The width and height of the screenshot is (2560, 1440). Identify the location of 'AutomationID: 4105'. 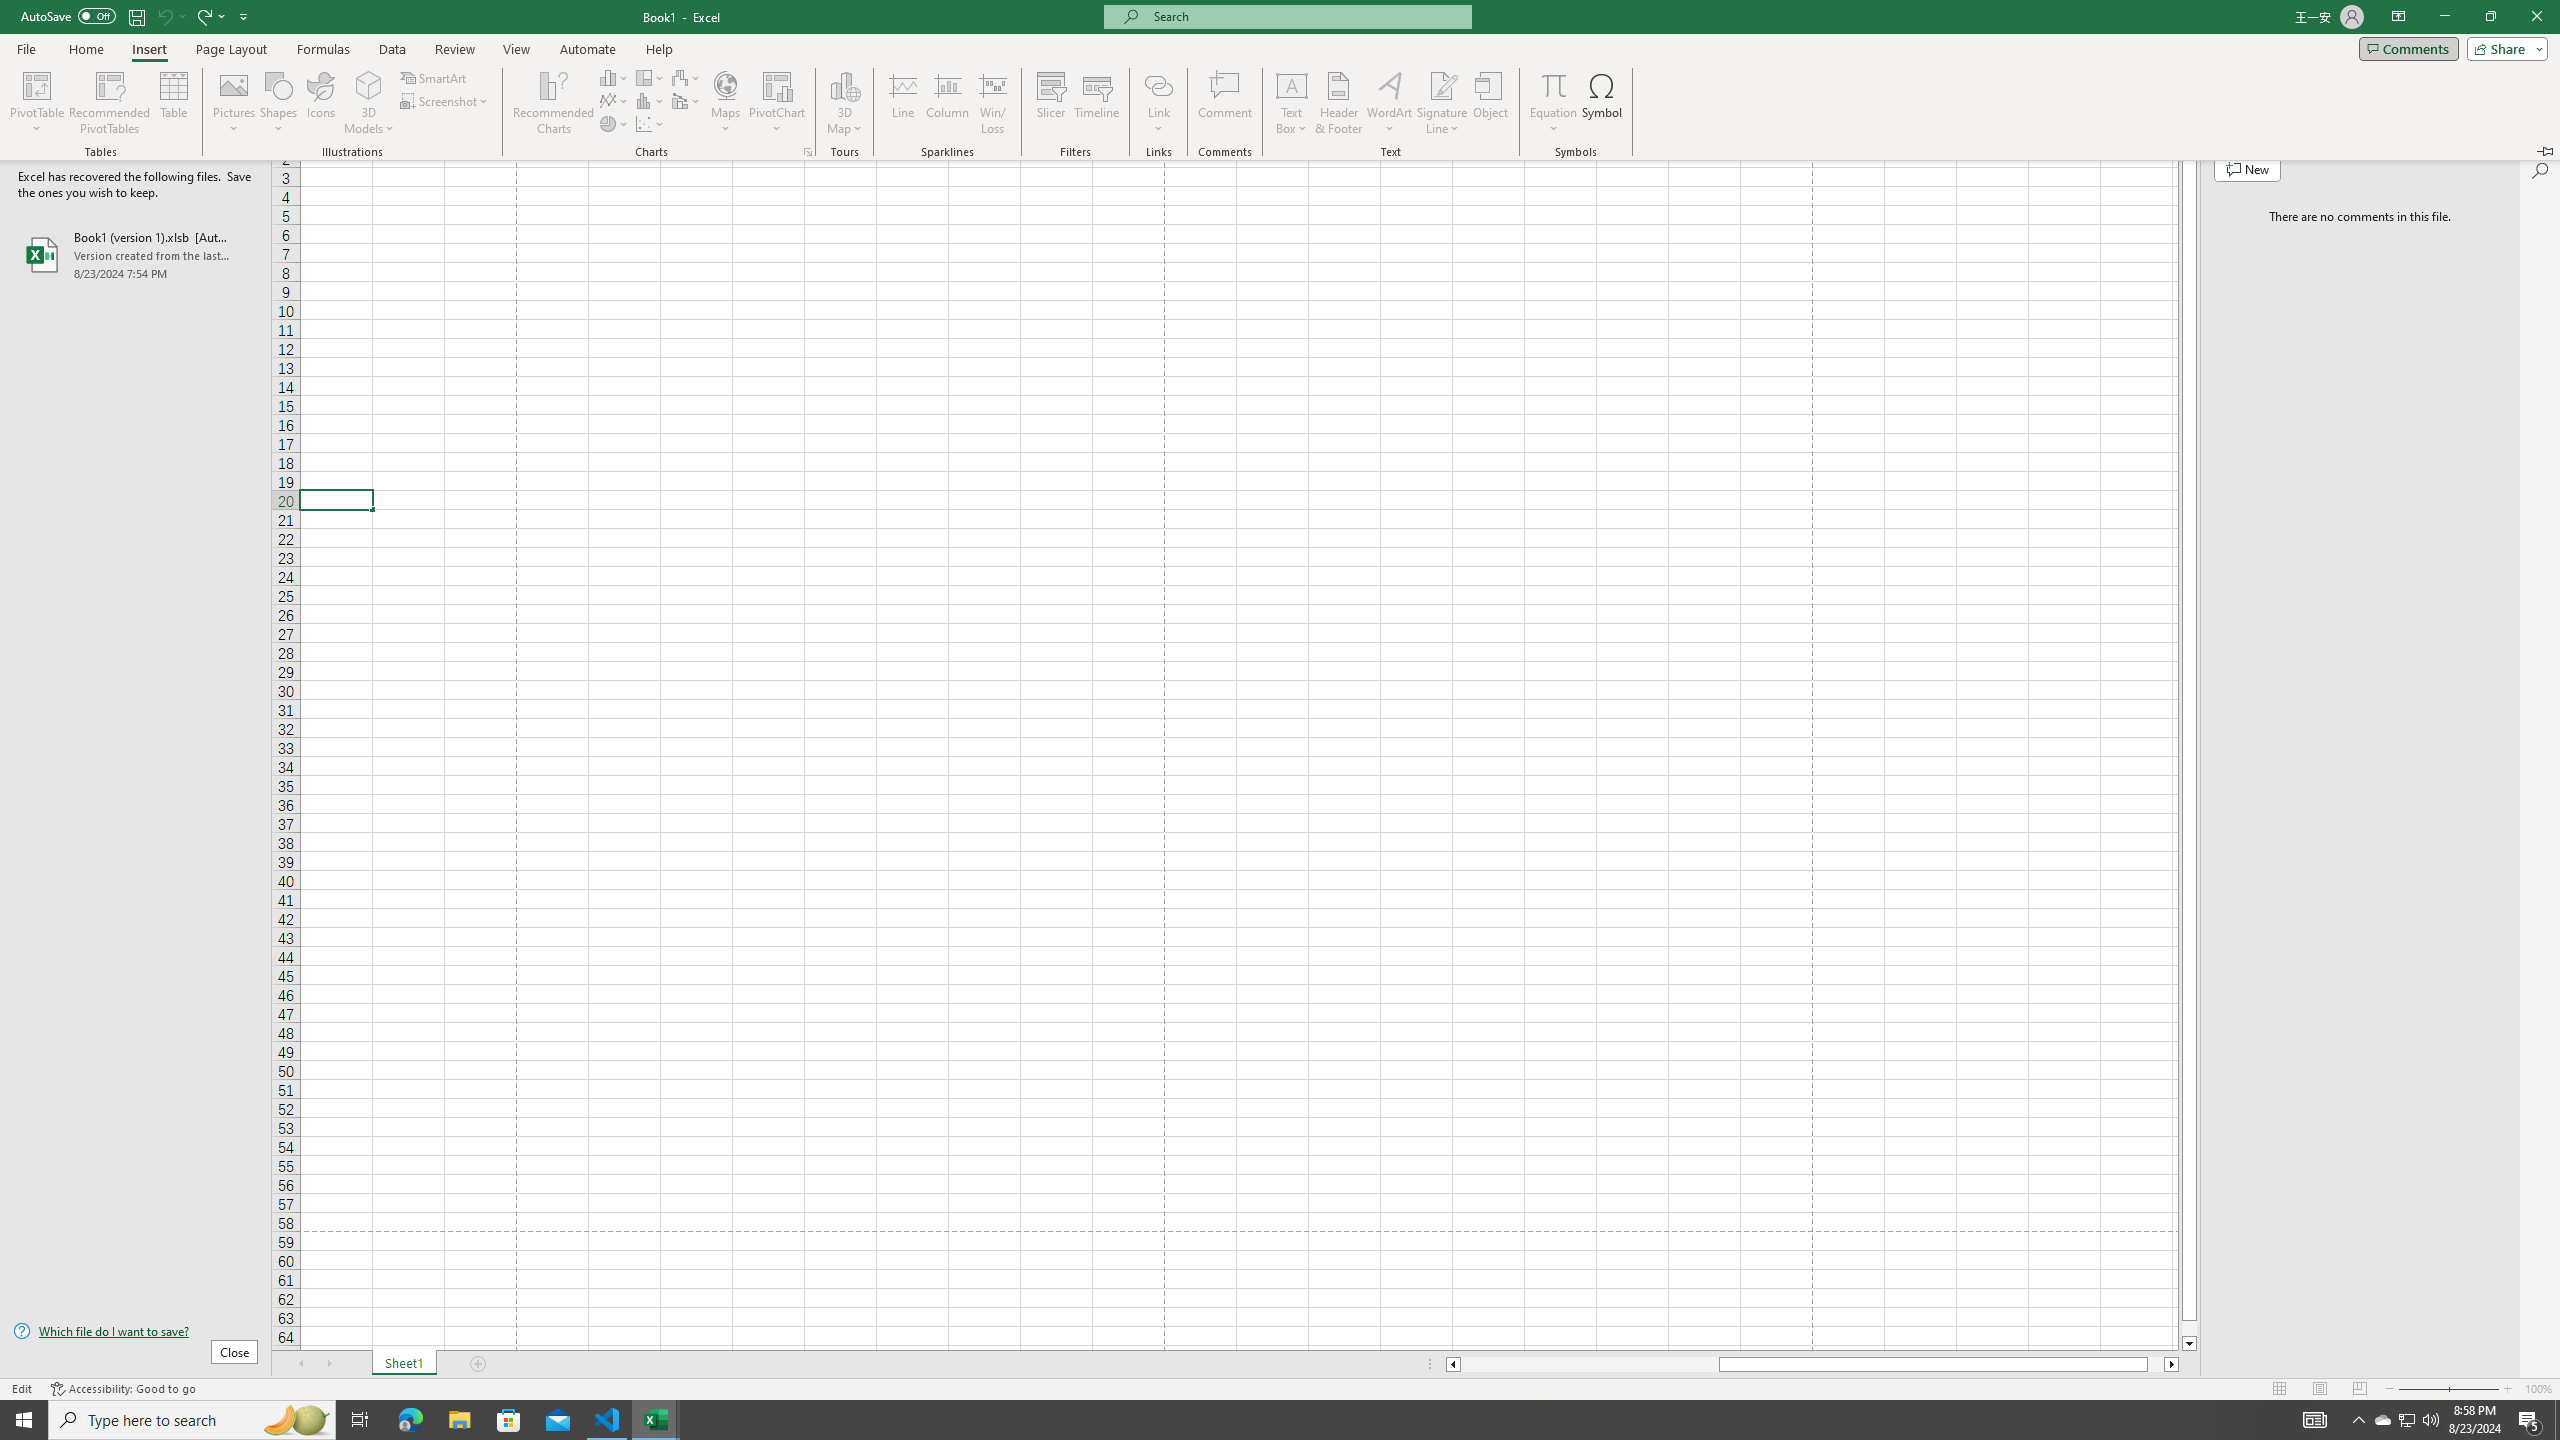
(2406, 1418).